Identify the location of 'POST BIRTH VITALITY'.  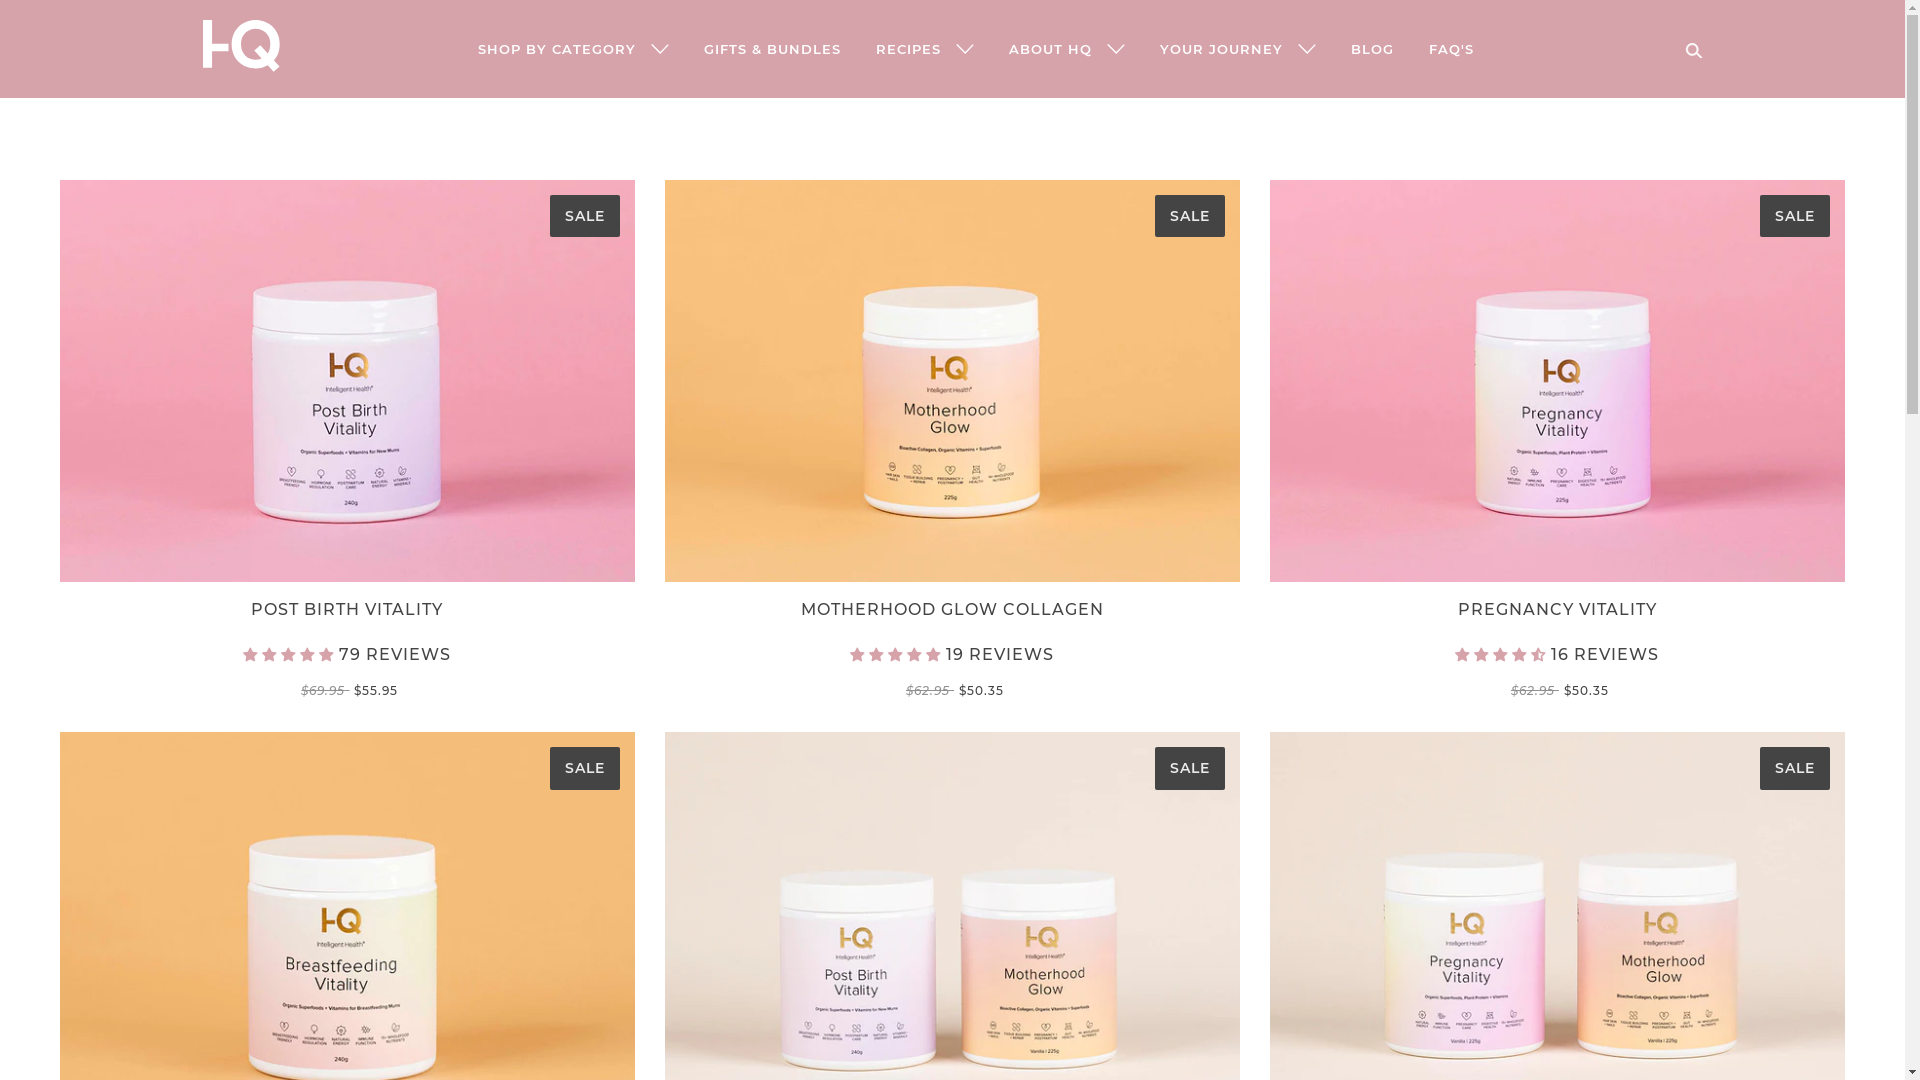
(347, 613).